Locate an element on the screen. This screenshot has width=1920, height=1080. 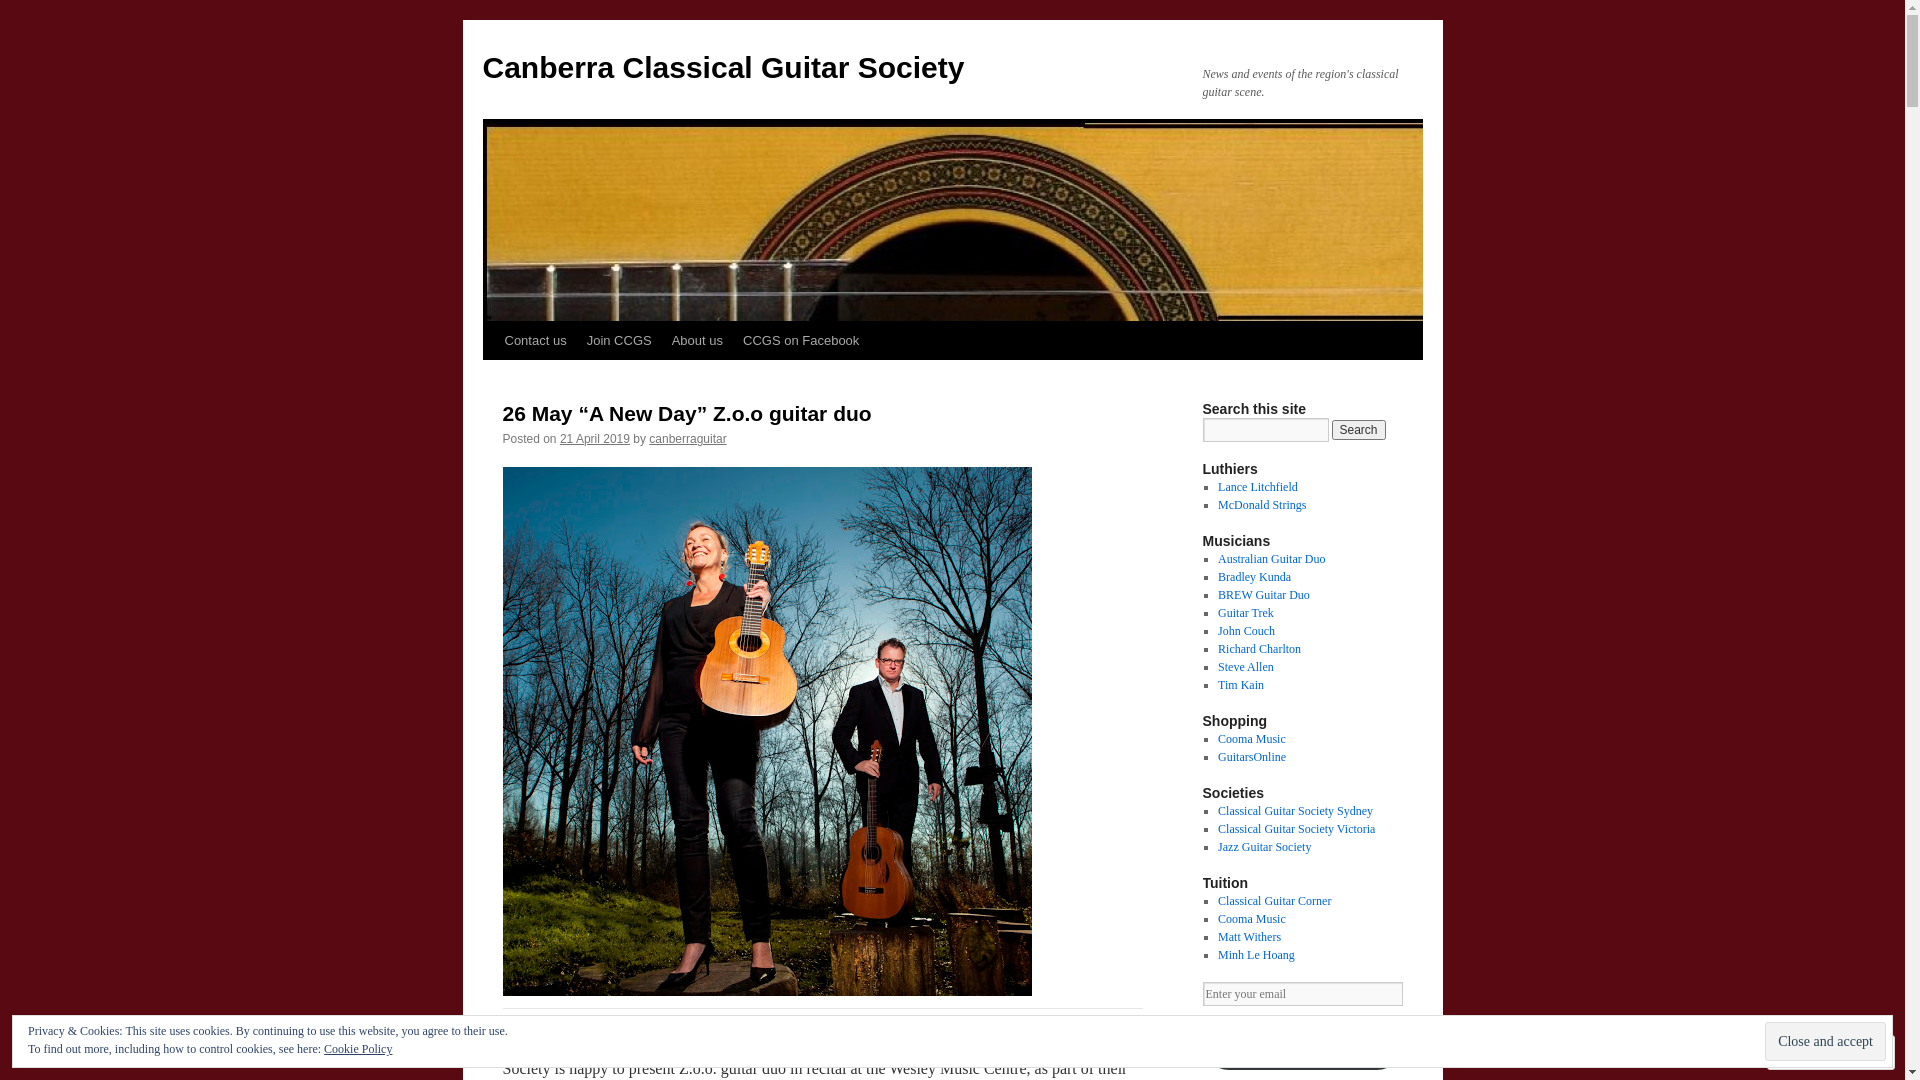
'Canberra Classical Guitar Society' is located at coordinates (722, 66).